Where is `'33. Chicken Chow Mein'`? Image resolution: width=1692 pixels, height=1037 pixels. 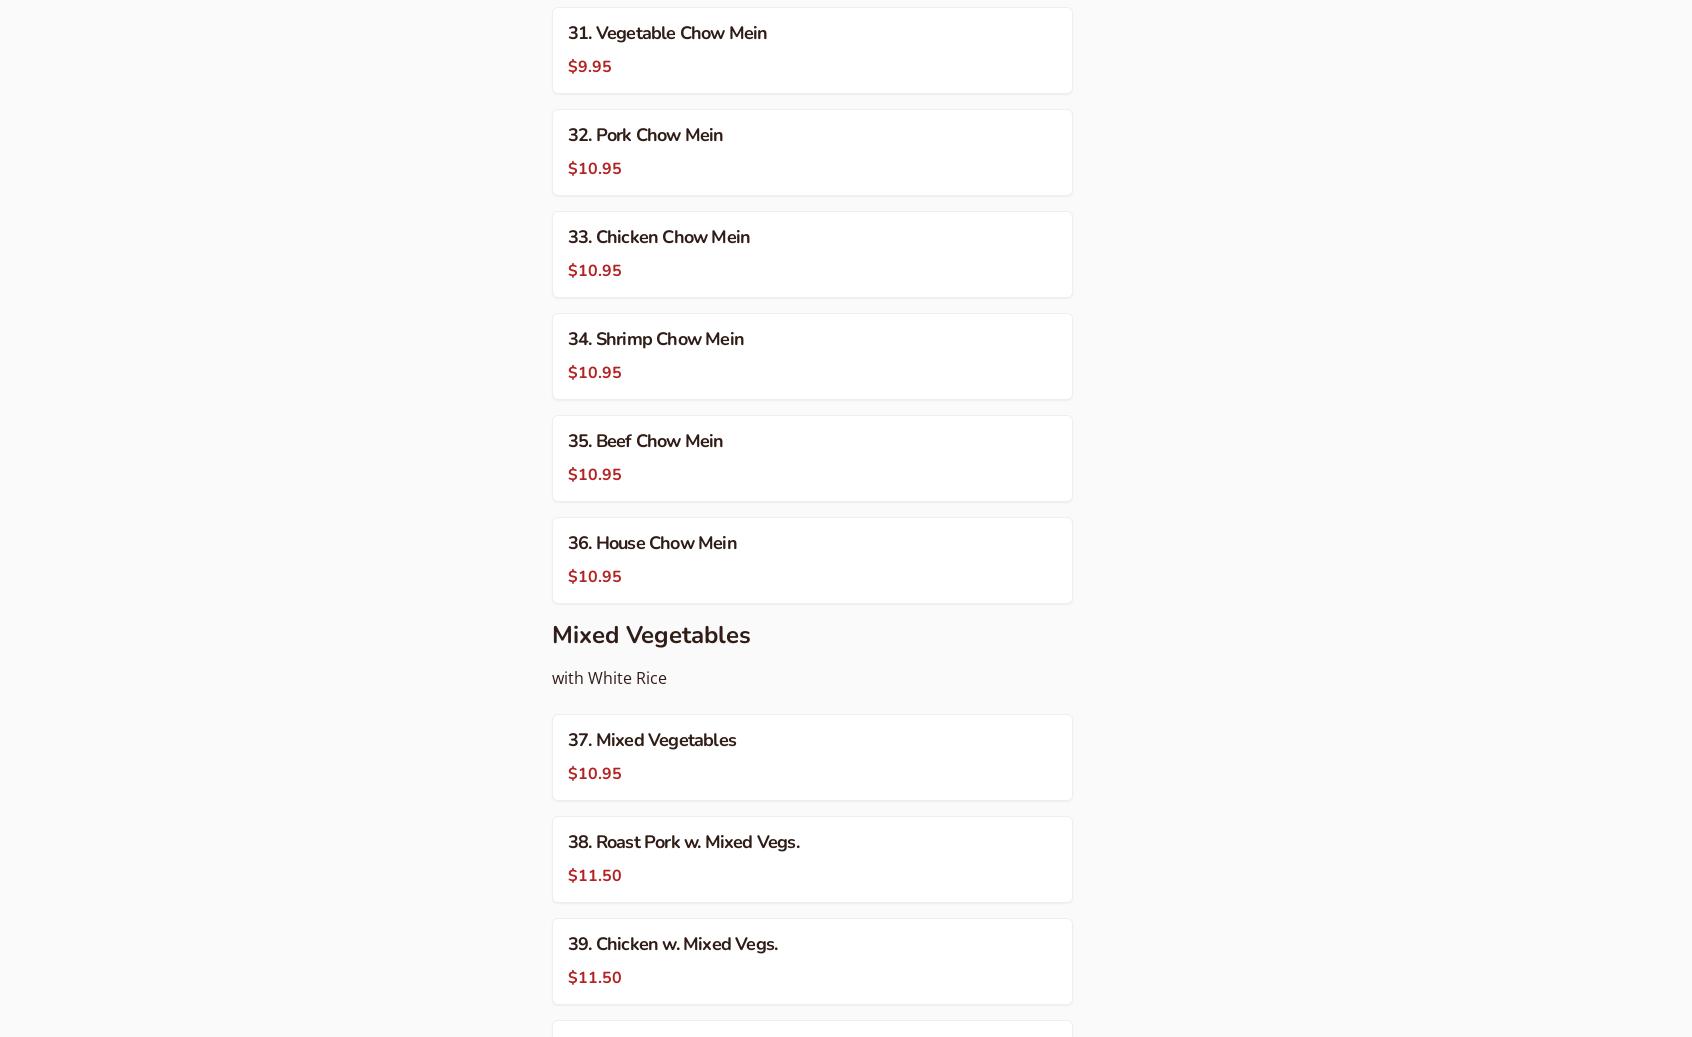
'33. Chicken Chow Mein' is located at coordinates (659, 235).